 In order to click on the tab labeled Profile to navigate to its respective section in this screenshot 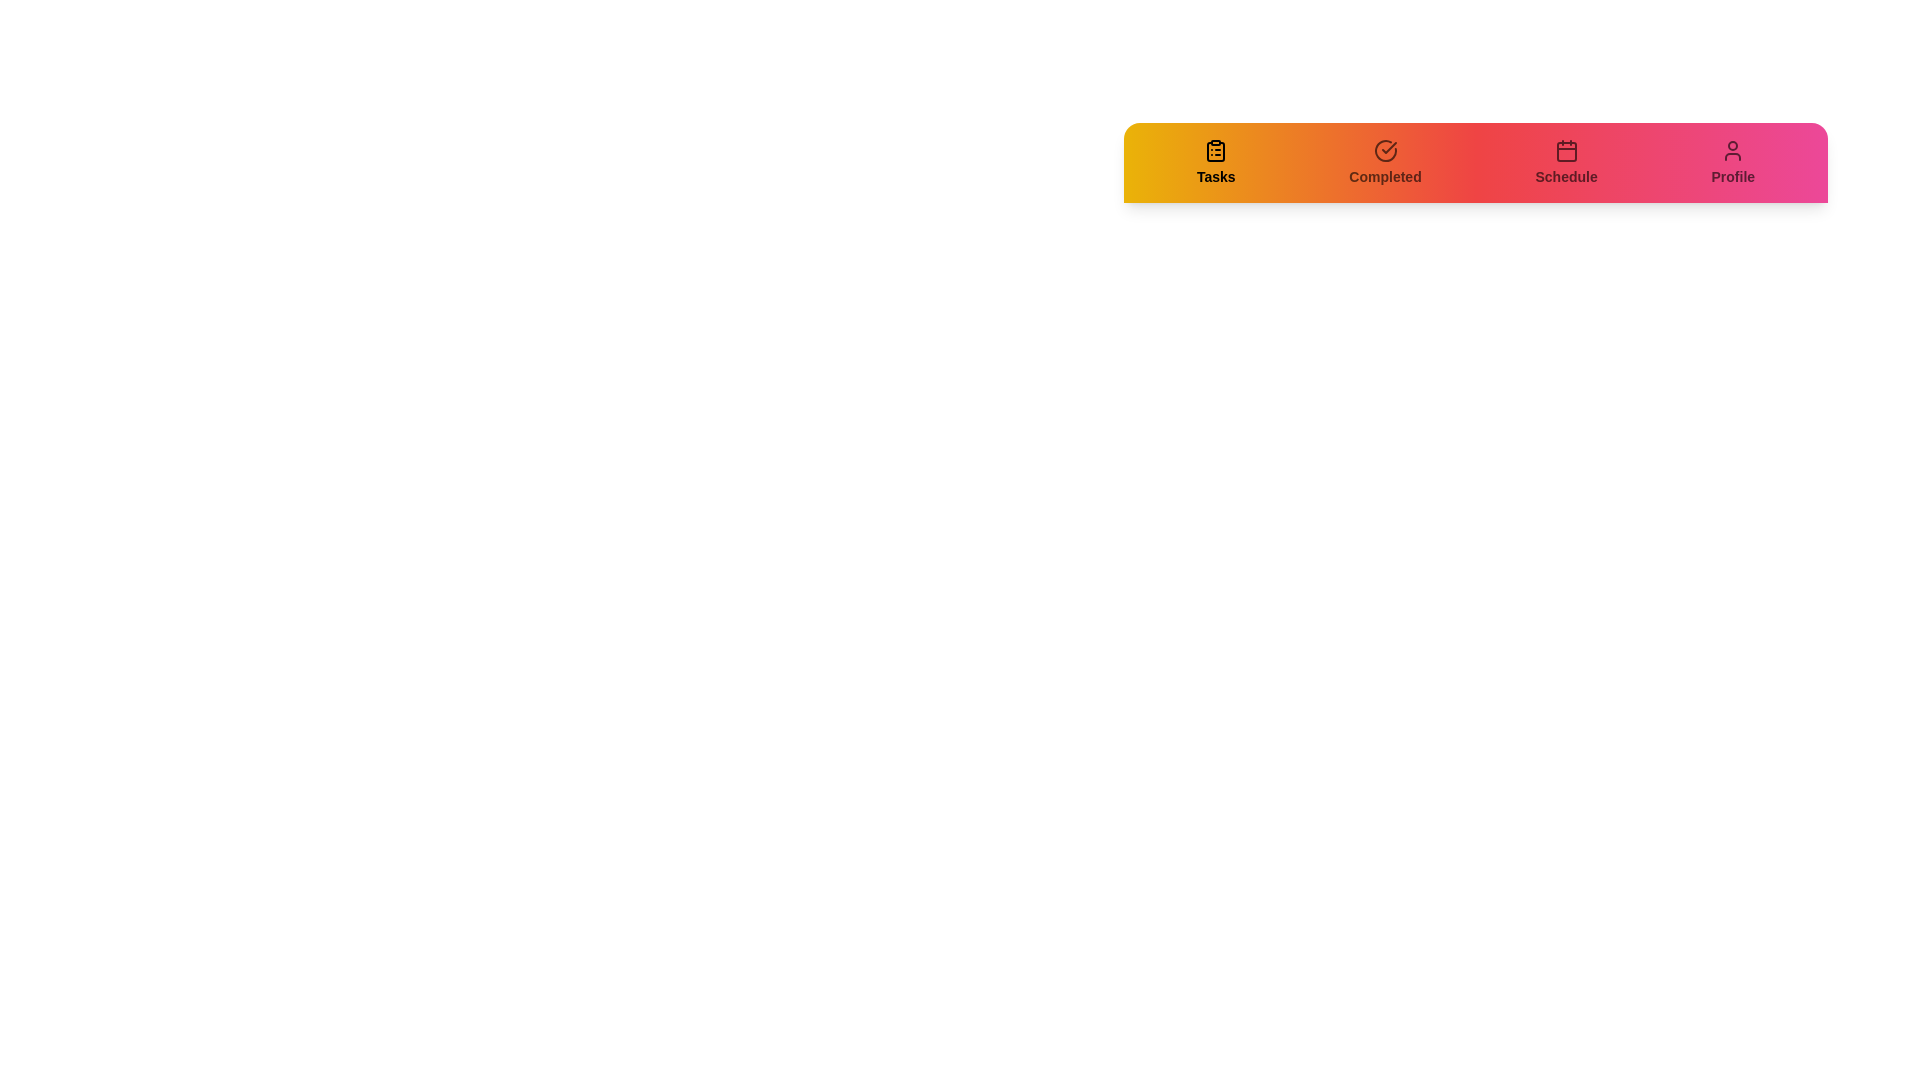, I will do `click(1731, 161)`.